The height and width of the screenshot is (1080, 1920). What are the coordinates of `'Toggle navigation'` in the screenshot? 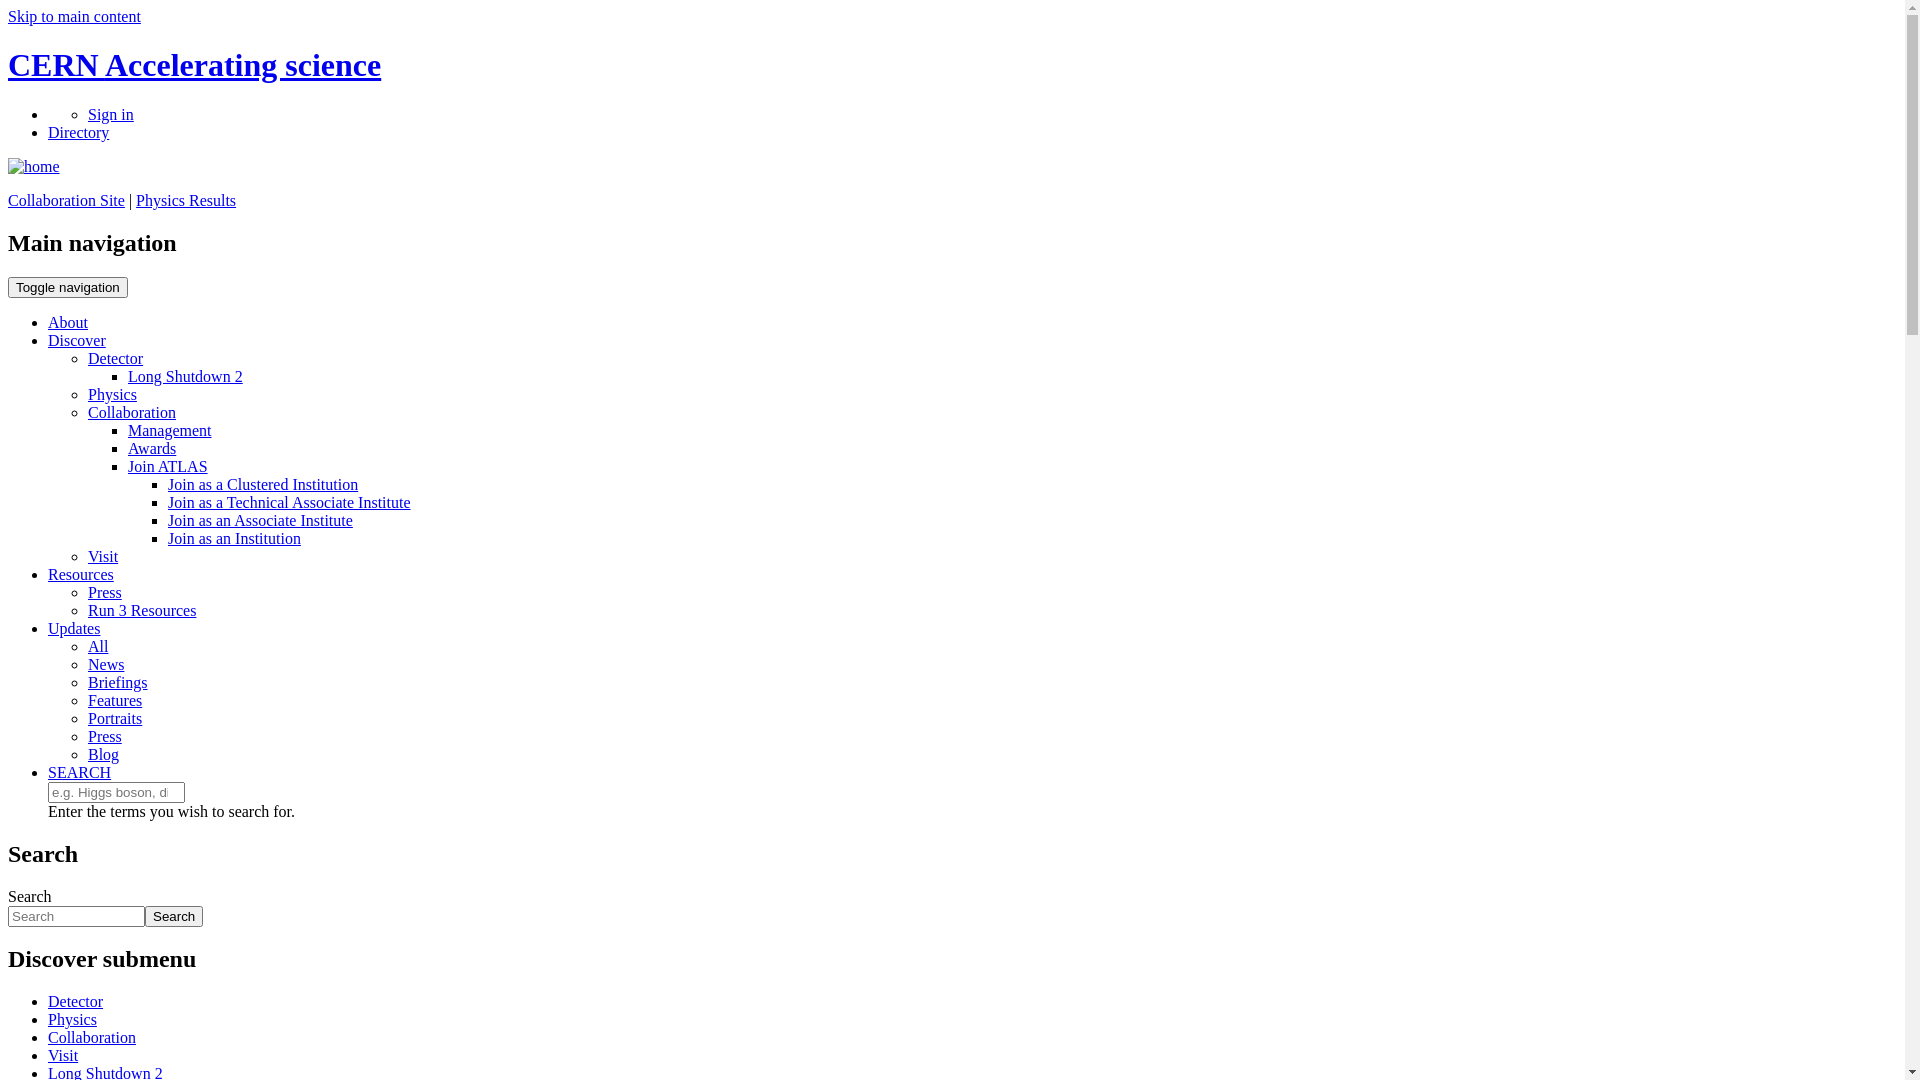 It's located at (67, 287).